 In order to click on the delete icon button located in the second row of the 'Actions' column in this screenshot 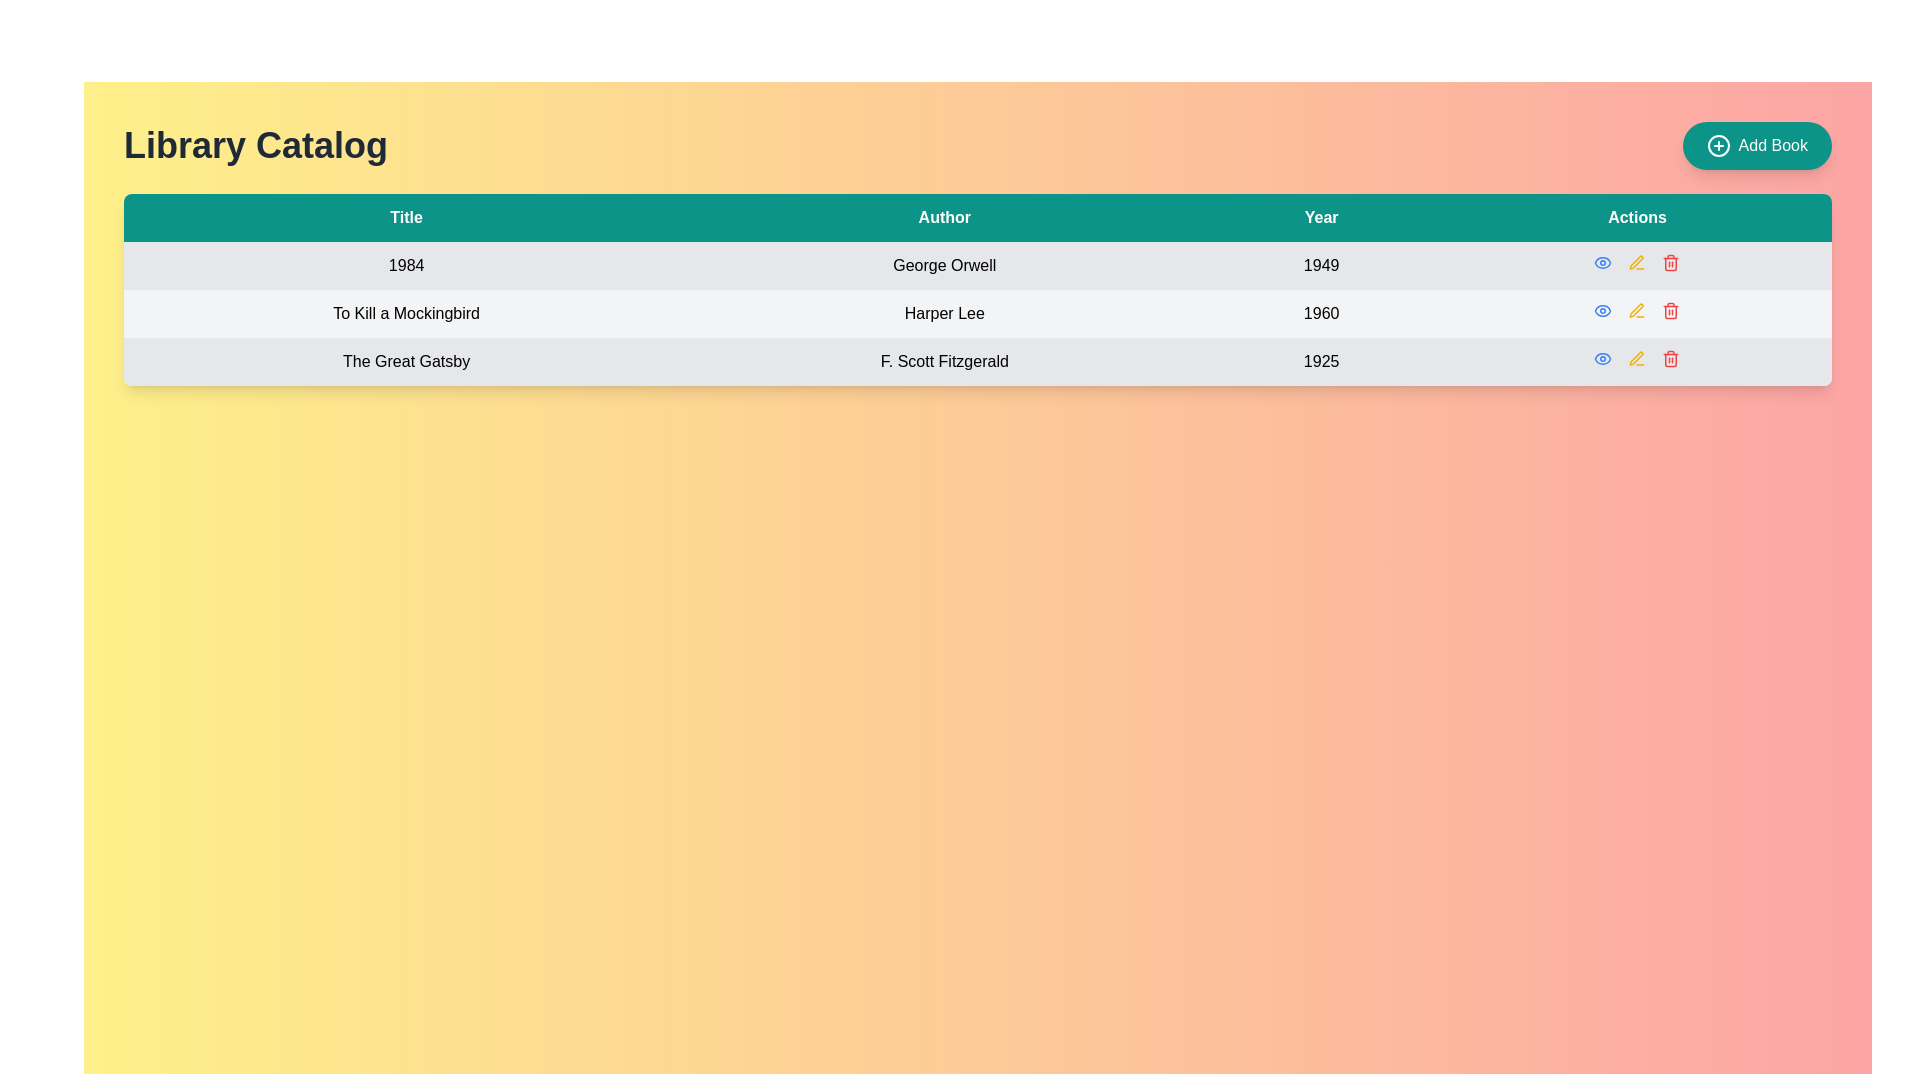, I will do `click(1671, 311)`.